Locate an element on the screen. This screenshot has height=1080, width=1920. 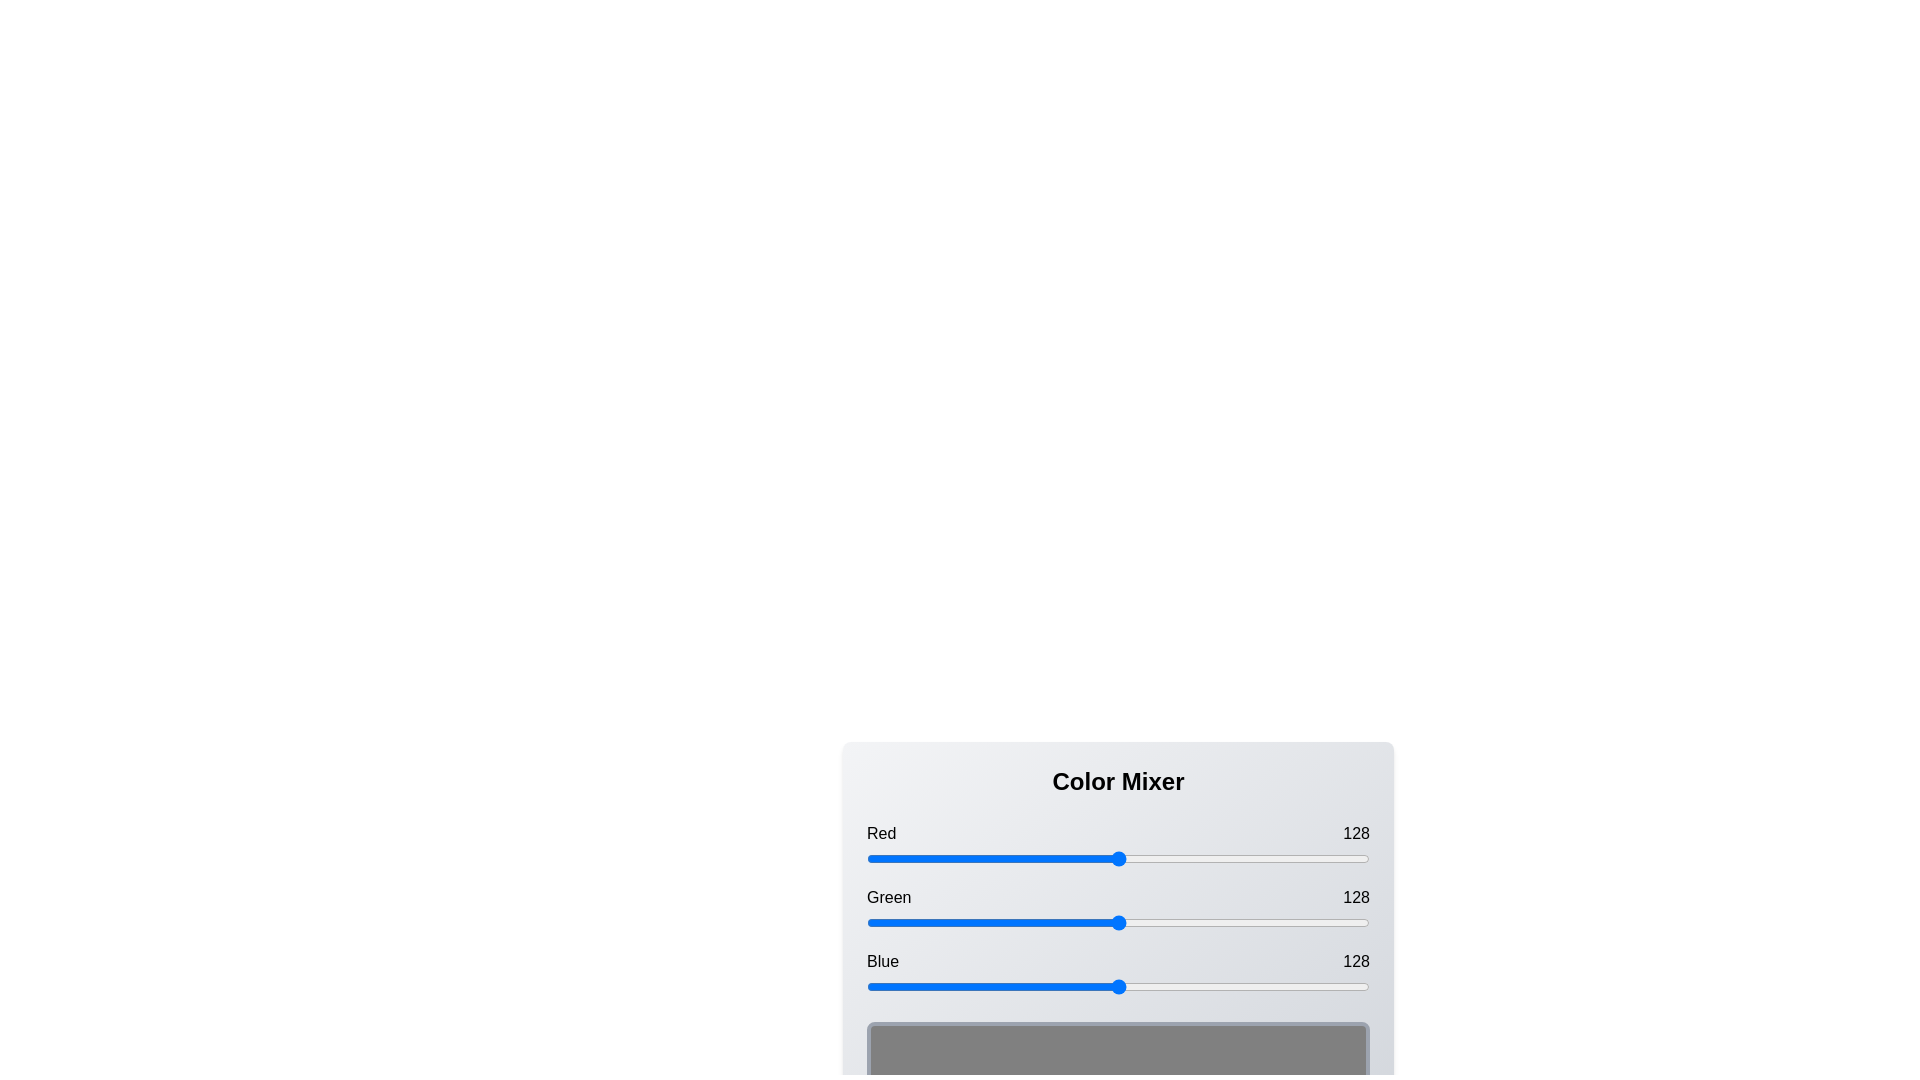
the red slider to 16 is located at coordinates (897, 858).